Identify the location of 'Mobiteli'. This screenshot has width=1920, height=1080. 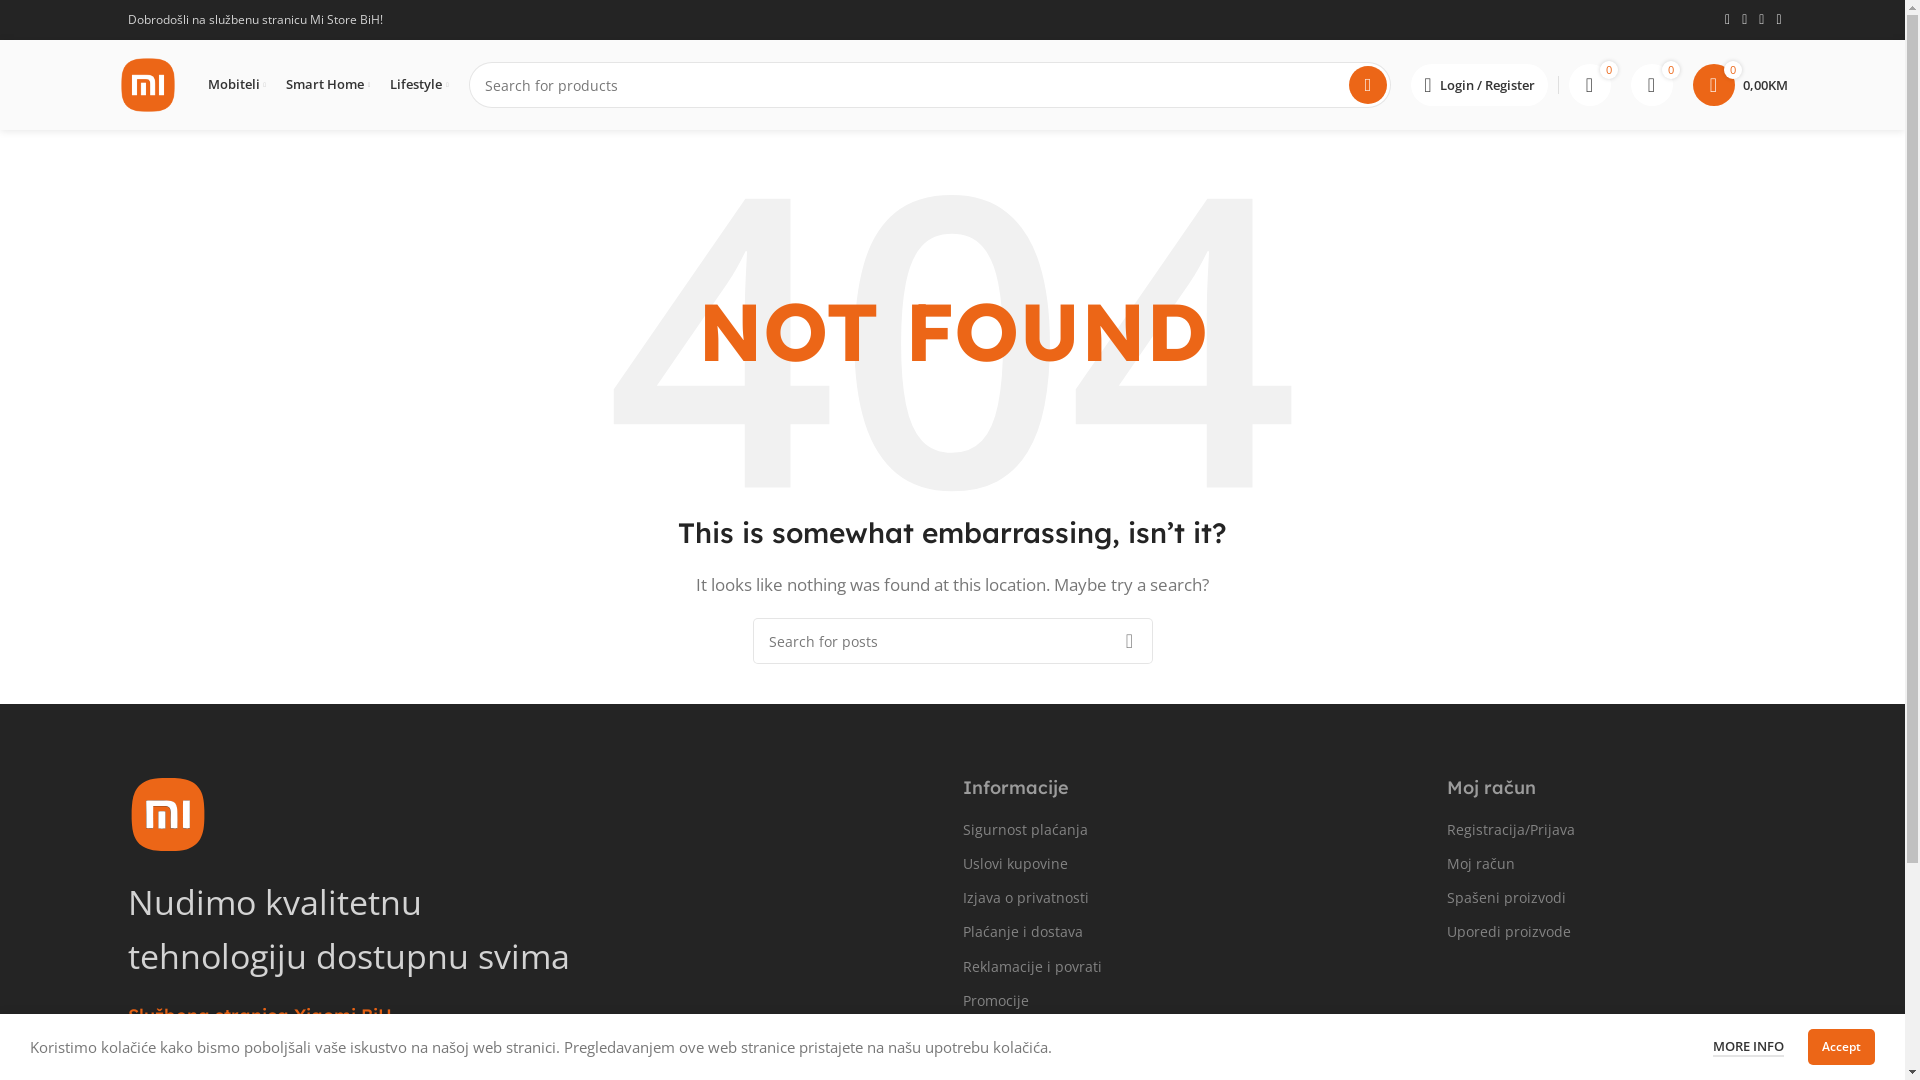
(207, 83).